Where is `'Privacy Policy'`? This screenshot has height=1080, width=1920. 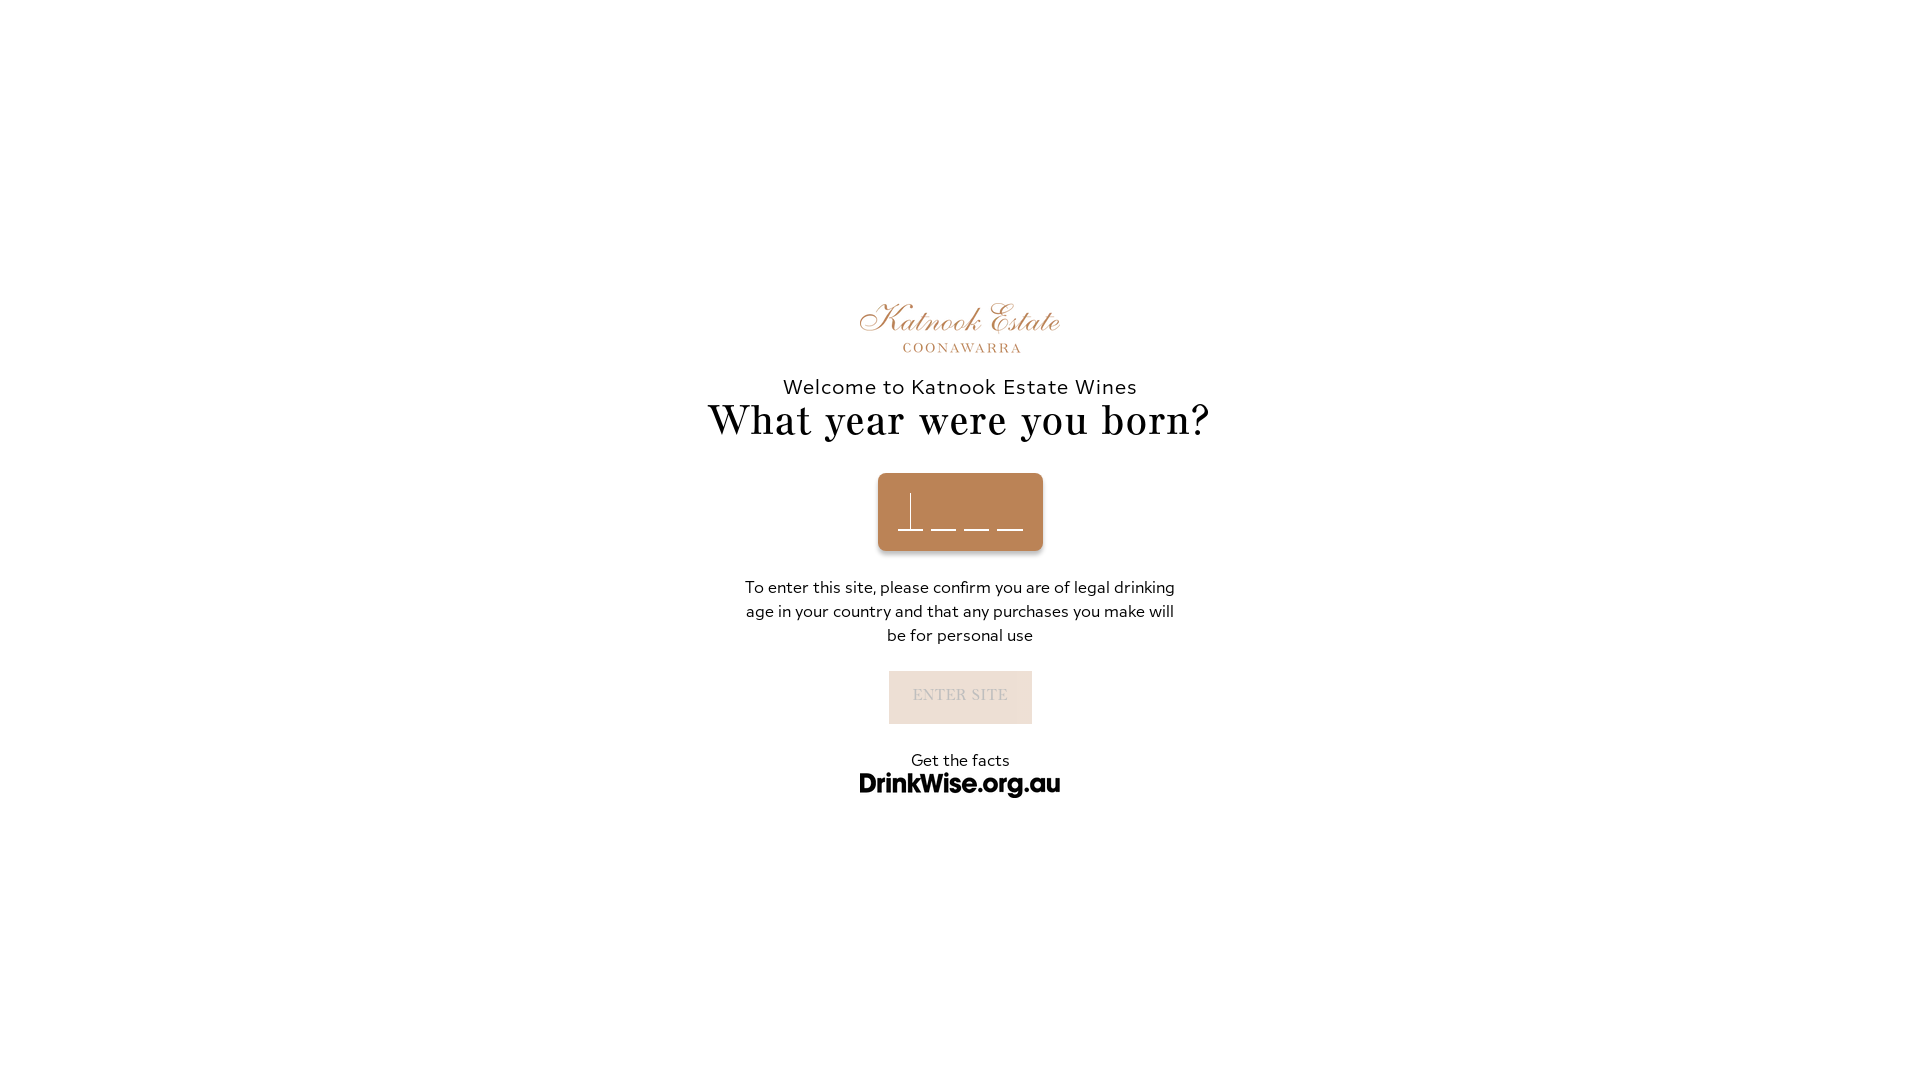
'Privacy Policy' is located at coordinates (543, 925).